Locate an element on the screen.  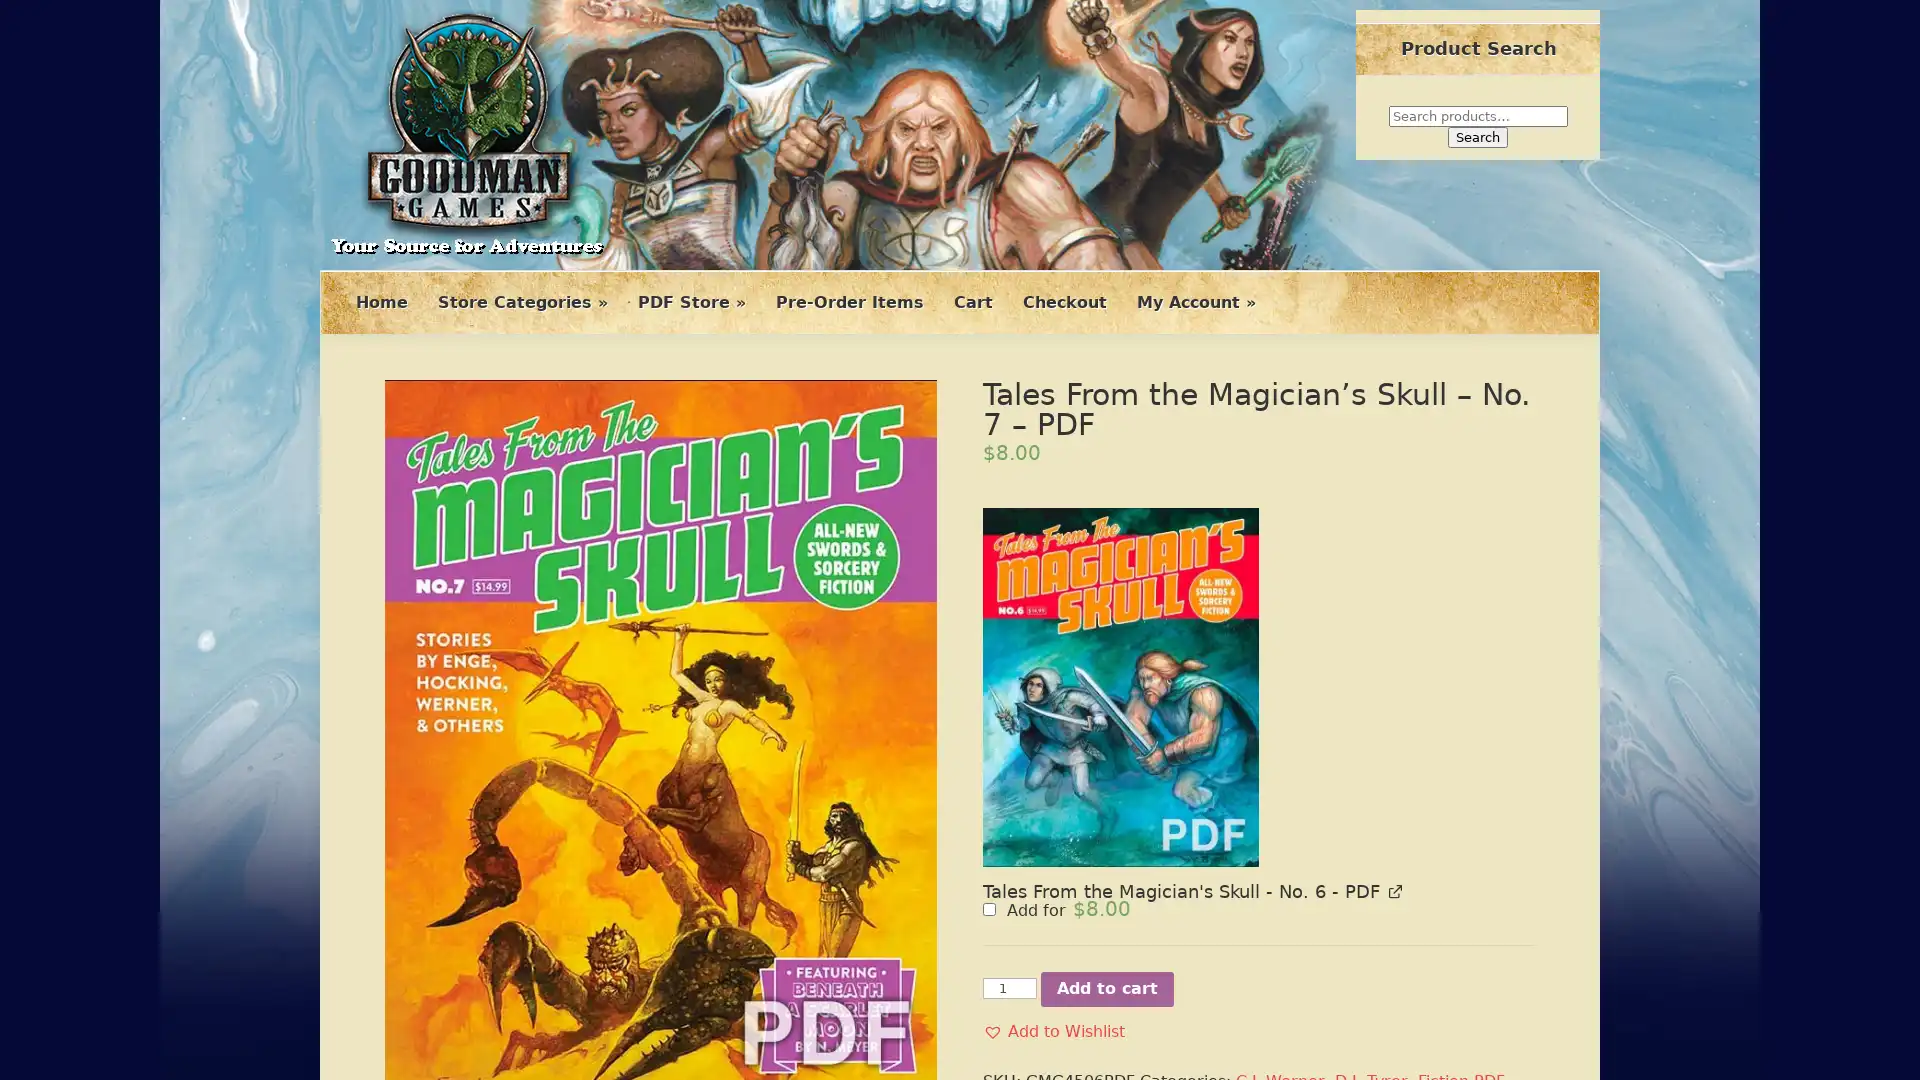
Add to cart is located at coordinates (1106, 721).